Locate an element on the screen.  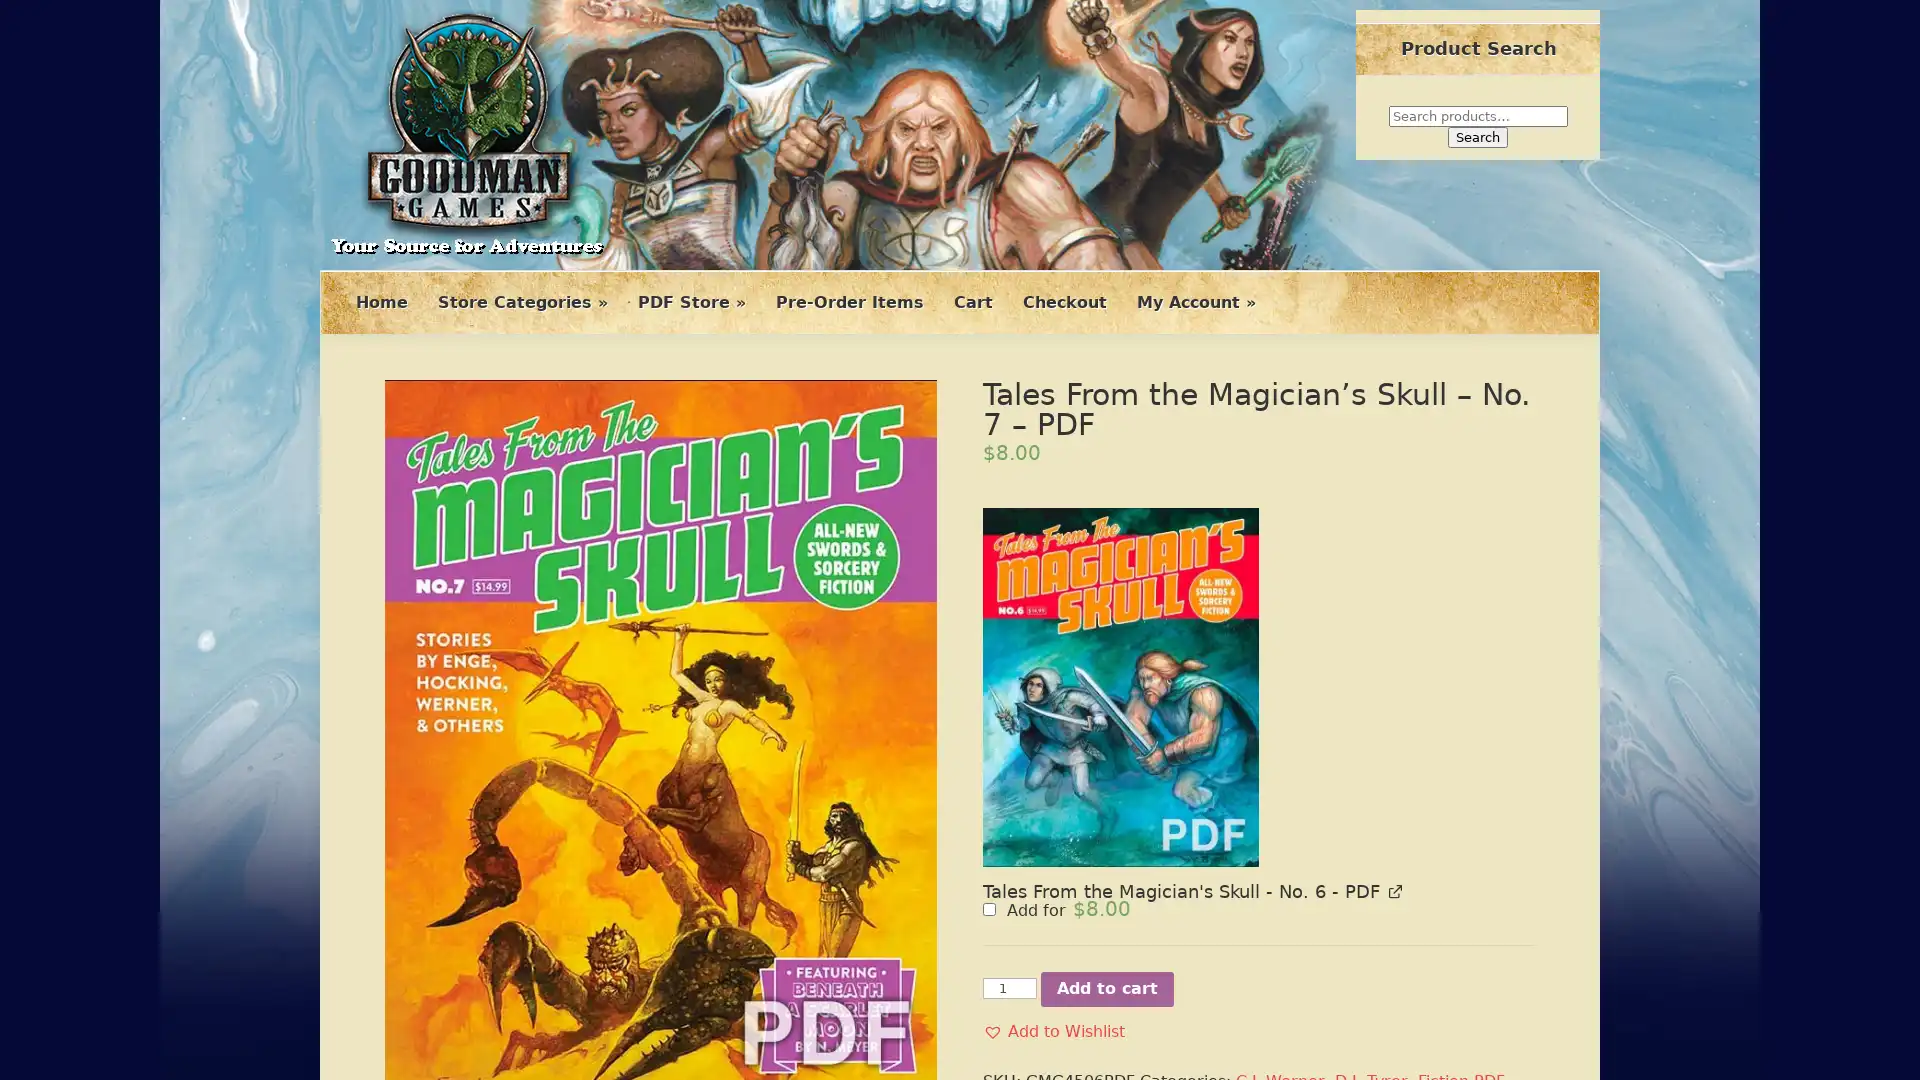
Add to cart is located at coordinates (1106, 721).